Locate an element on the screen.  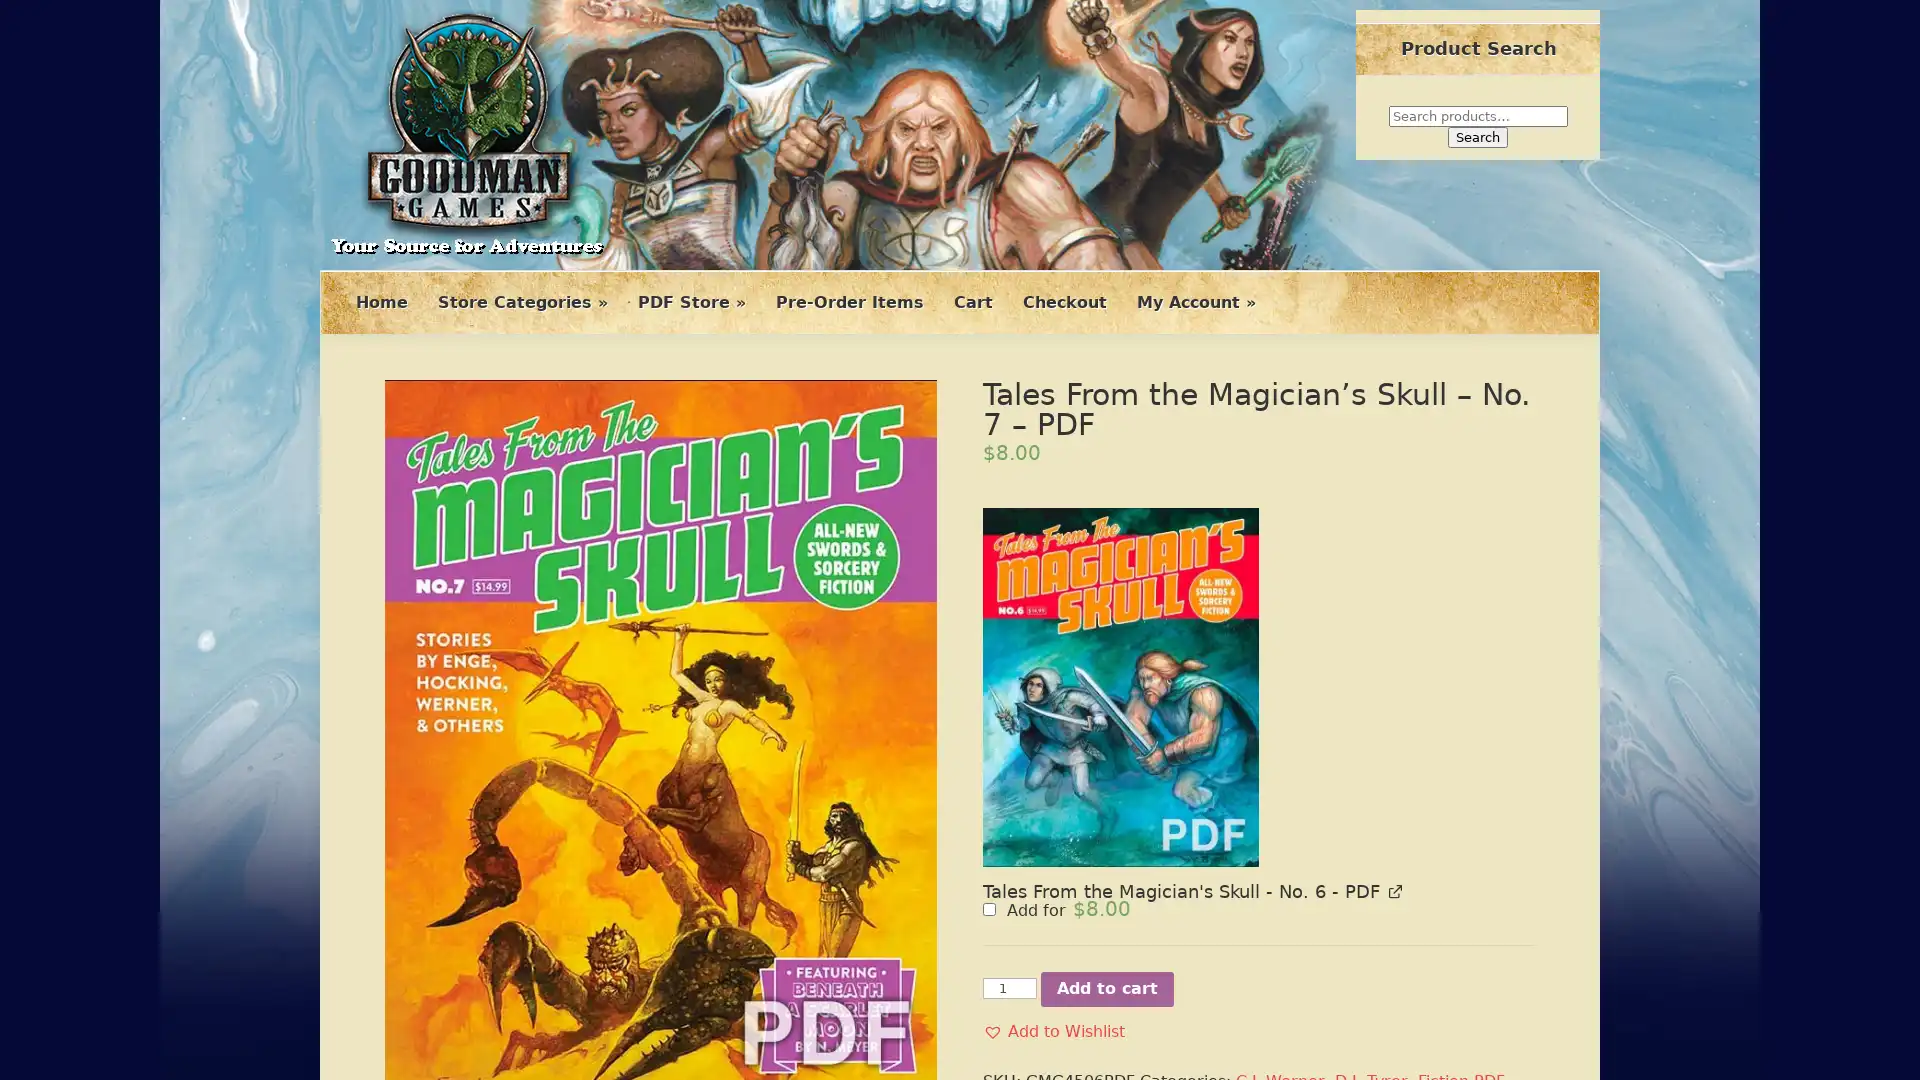
Add to cart is located at coordinates (1106, 721).